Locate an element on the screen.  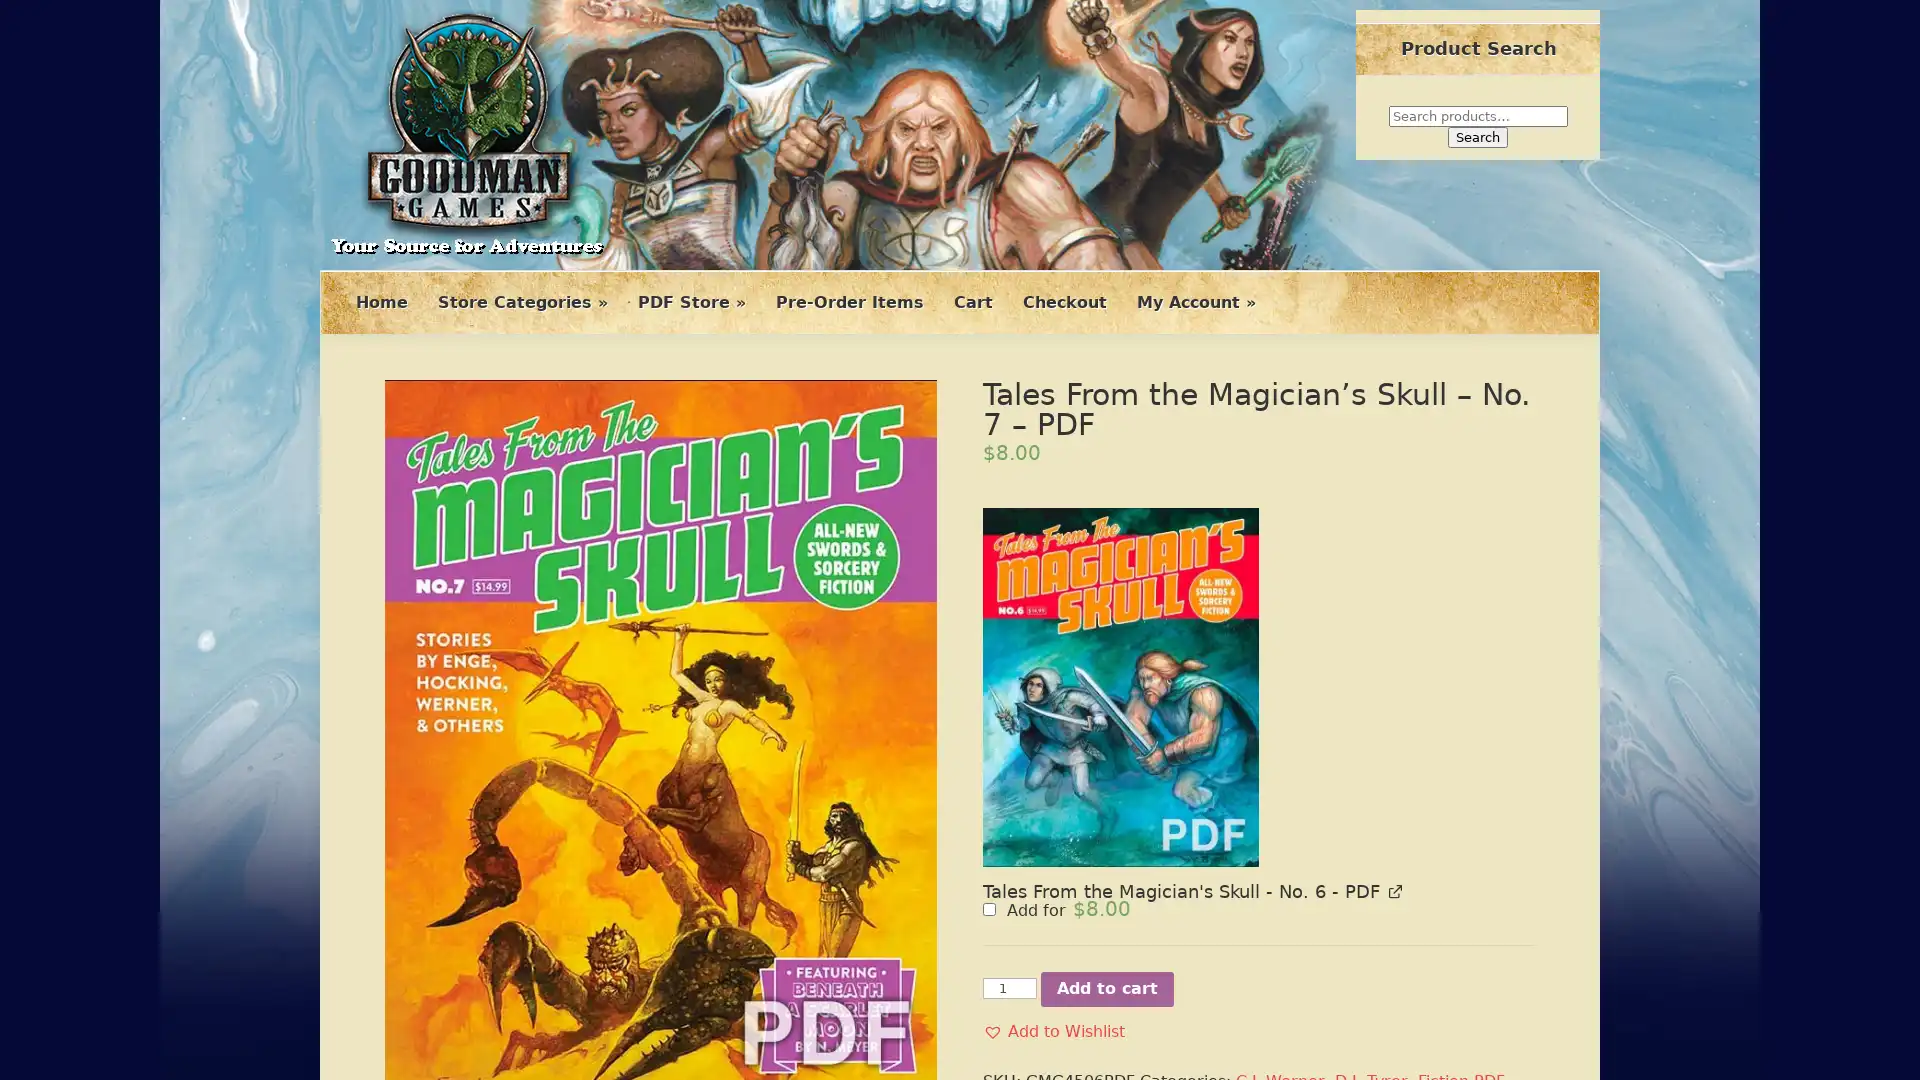
Add to cart is located at coordinates (1106, 721).